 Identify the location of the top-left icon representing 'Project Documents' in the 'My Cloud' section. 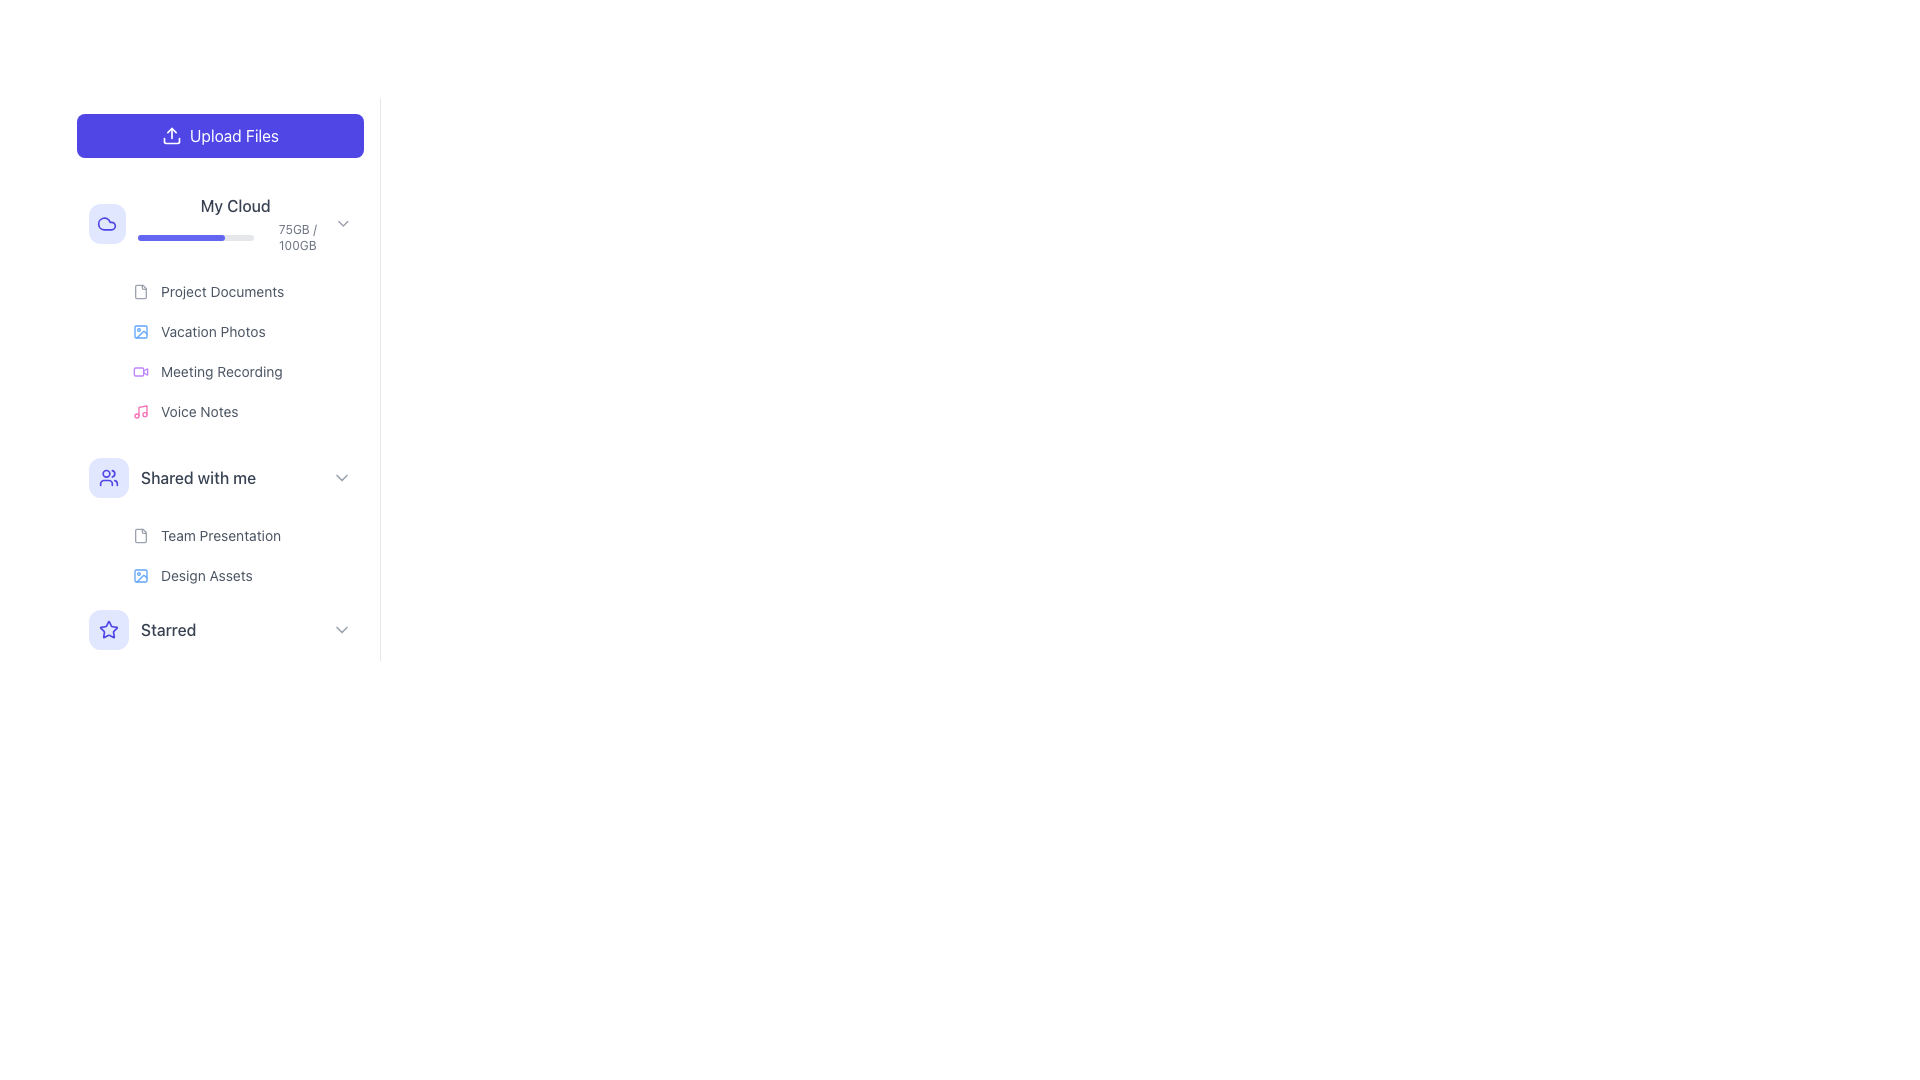
(139, 292).